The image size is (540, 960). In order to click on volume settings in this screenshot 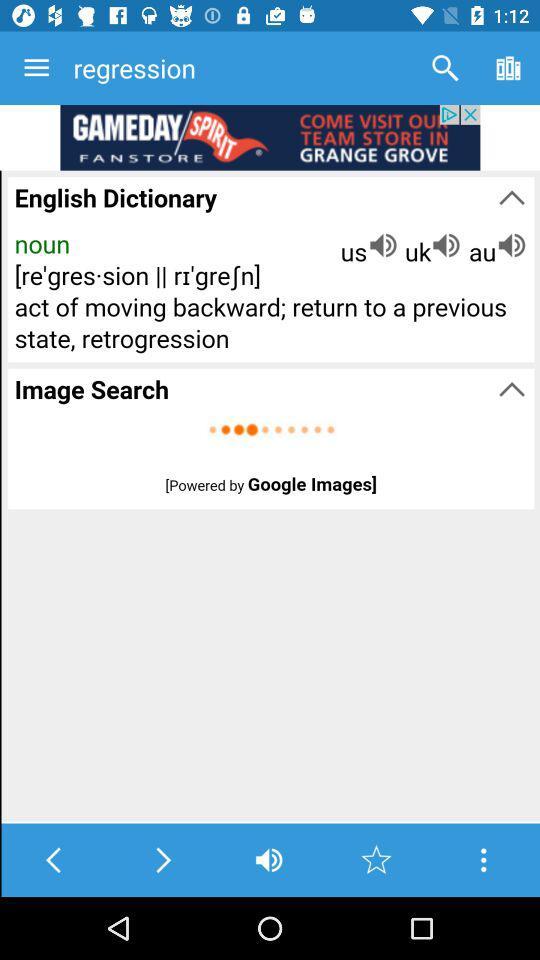, I will do `click(269, 859)`.